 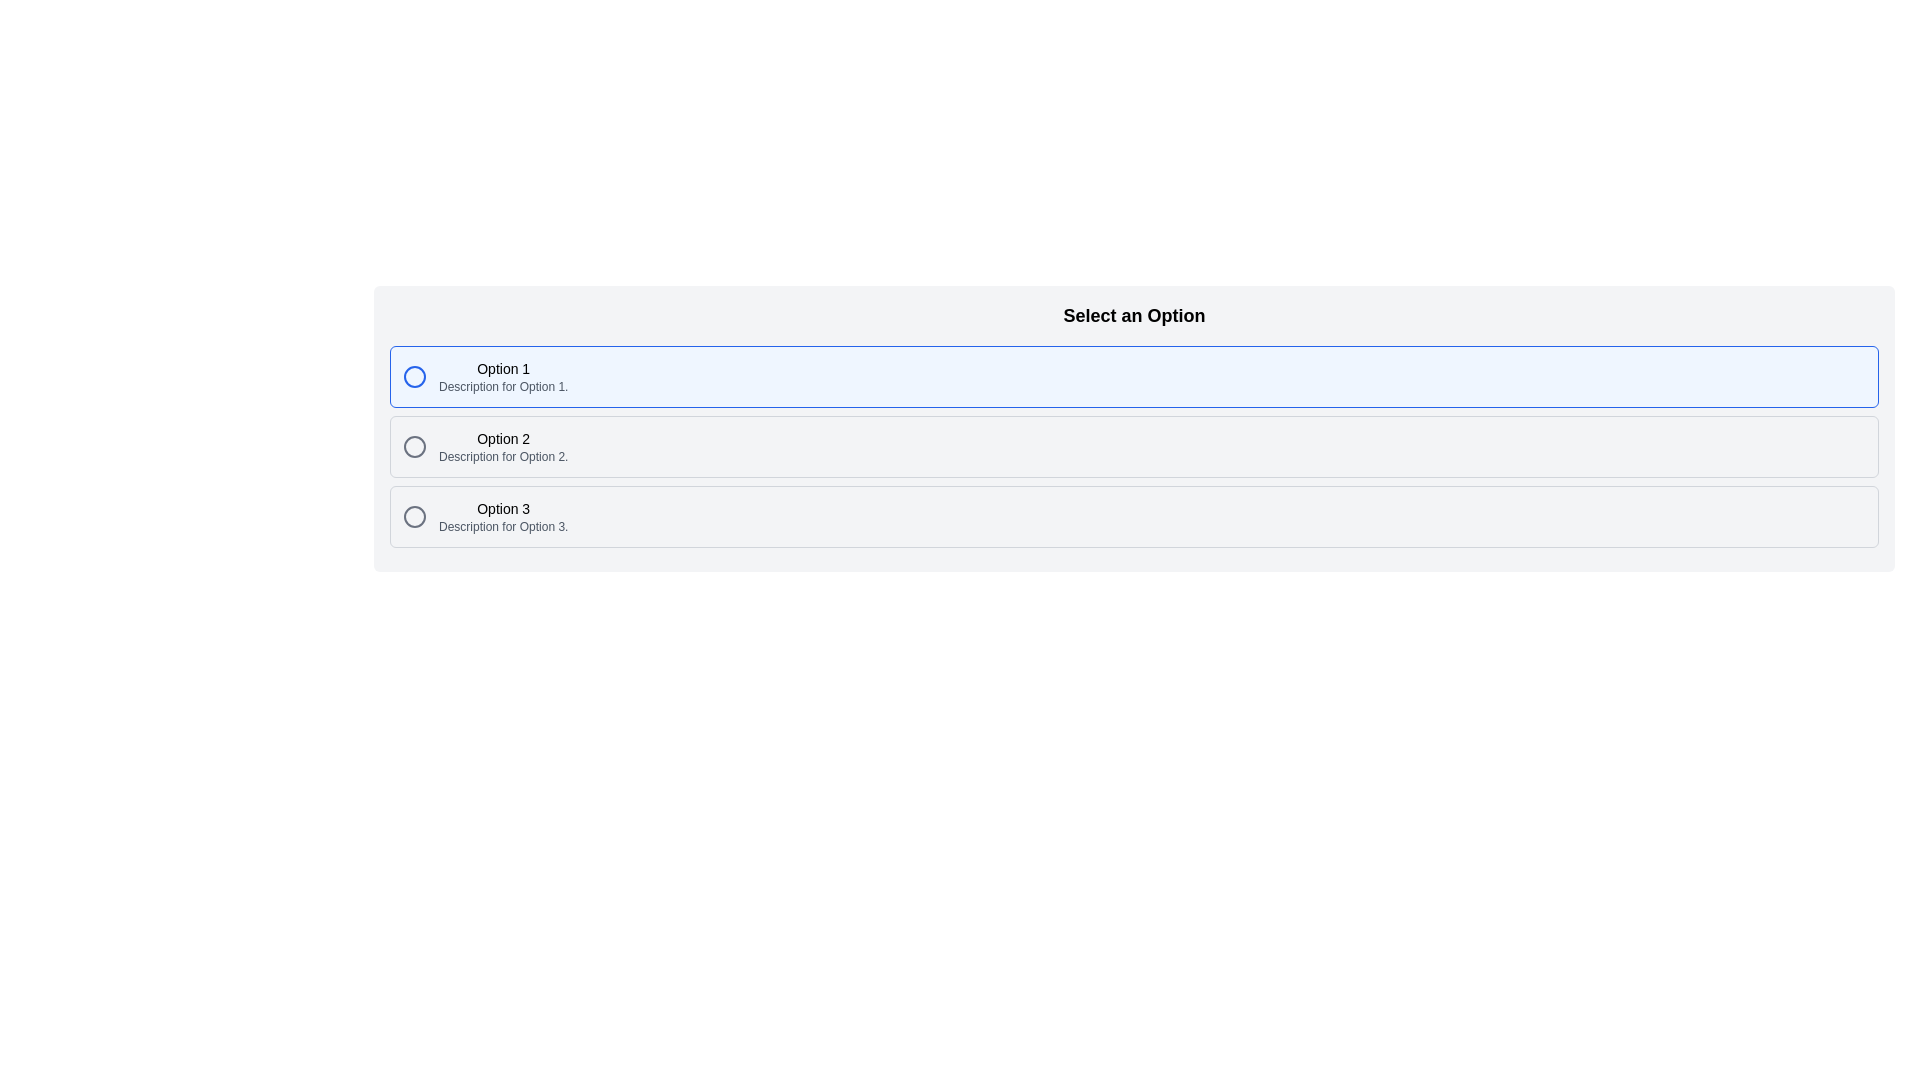 I want to click on the static text label providing details for 'Option 1', which is centrally aligned under the 'Option 1' text in the first option group, so click(x=503, y=386).